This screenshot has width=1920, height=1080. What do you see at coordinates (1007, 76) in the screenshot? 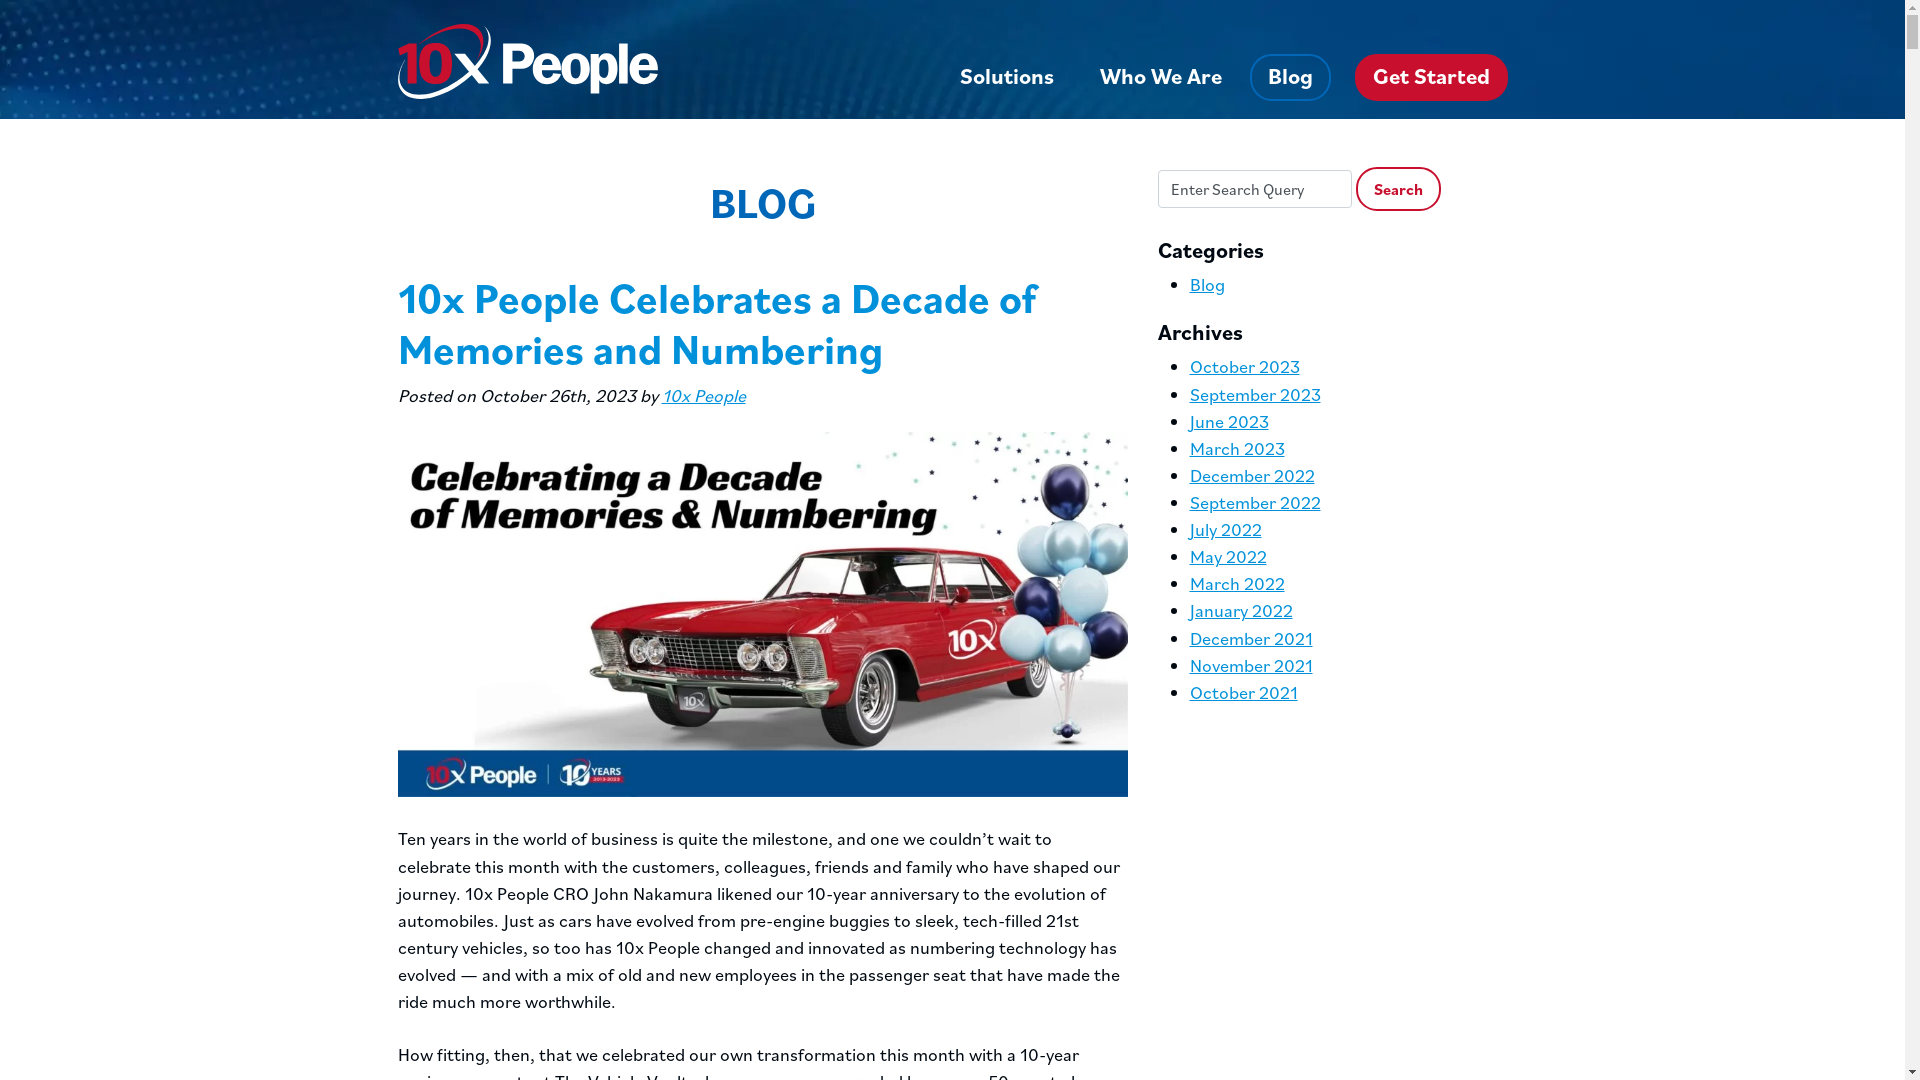
I see `'Solutions'` at bounding box center [1007, 76].